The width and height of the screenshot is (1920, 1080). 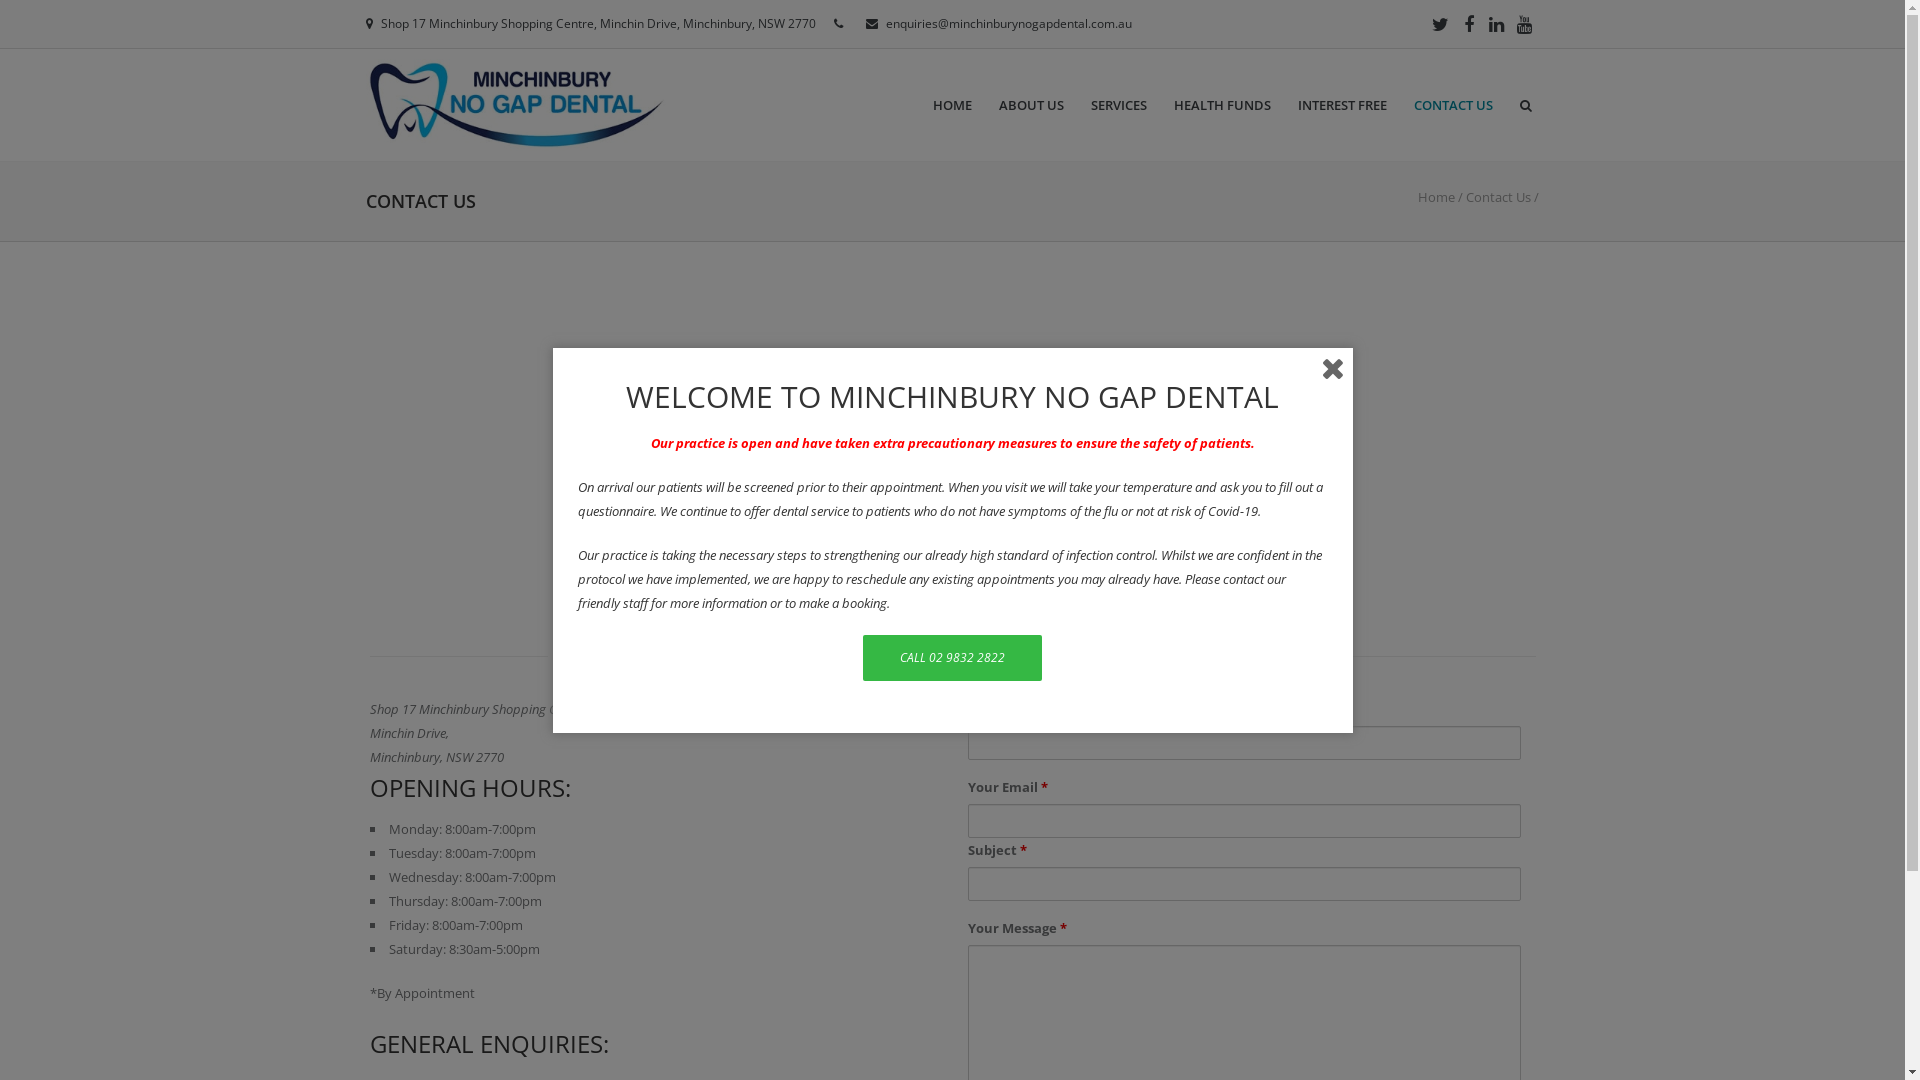 I want to click on 'Twitter', so click(x=1440, y=23).